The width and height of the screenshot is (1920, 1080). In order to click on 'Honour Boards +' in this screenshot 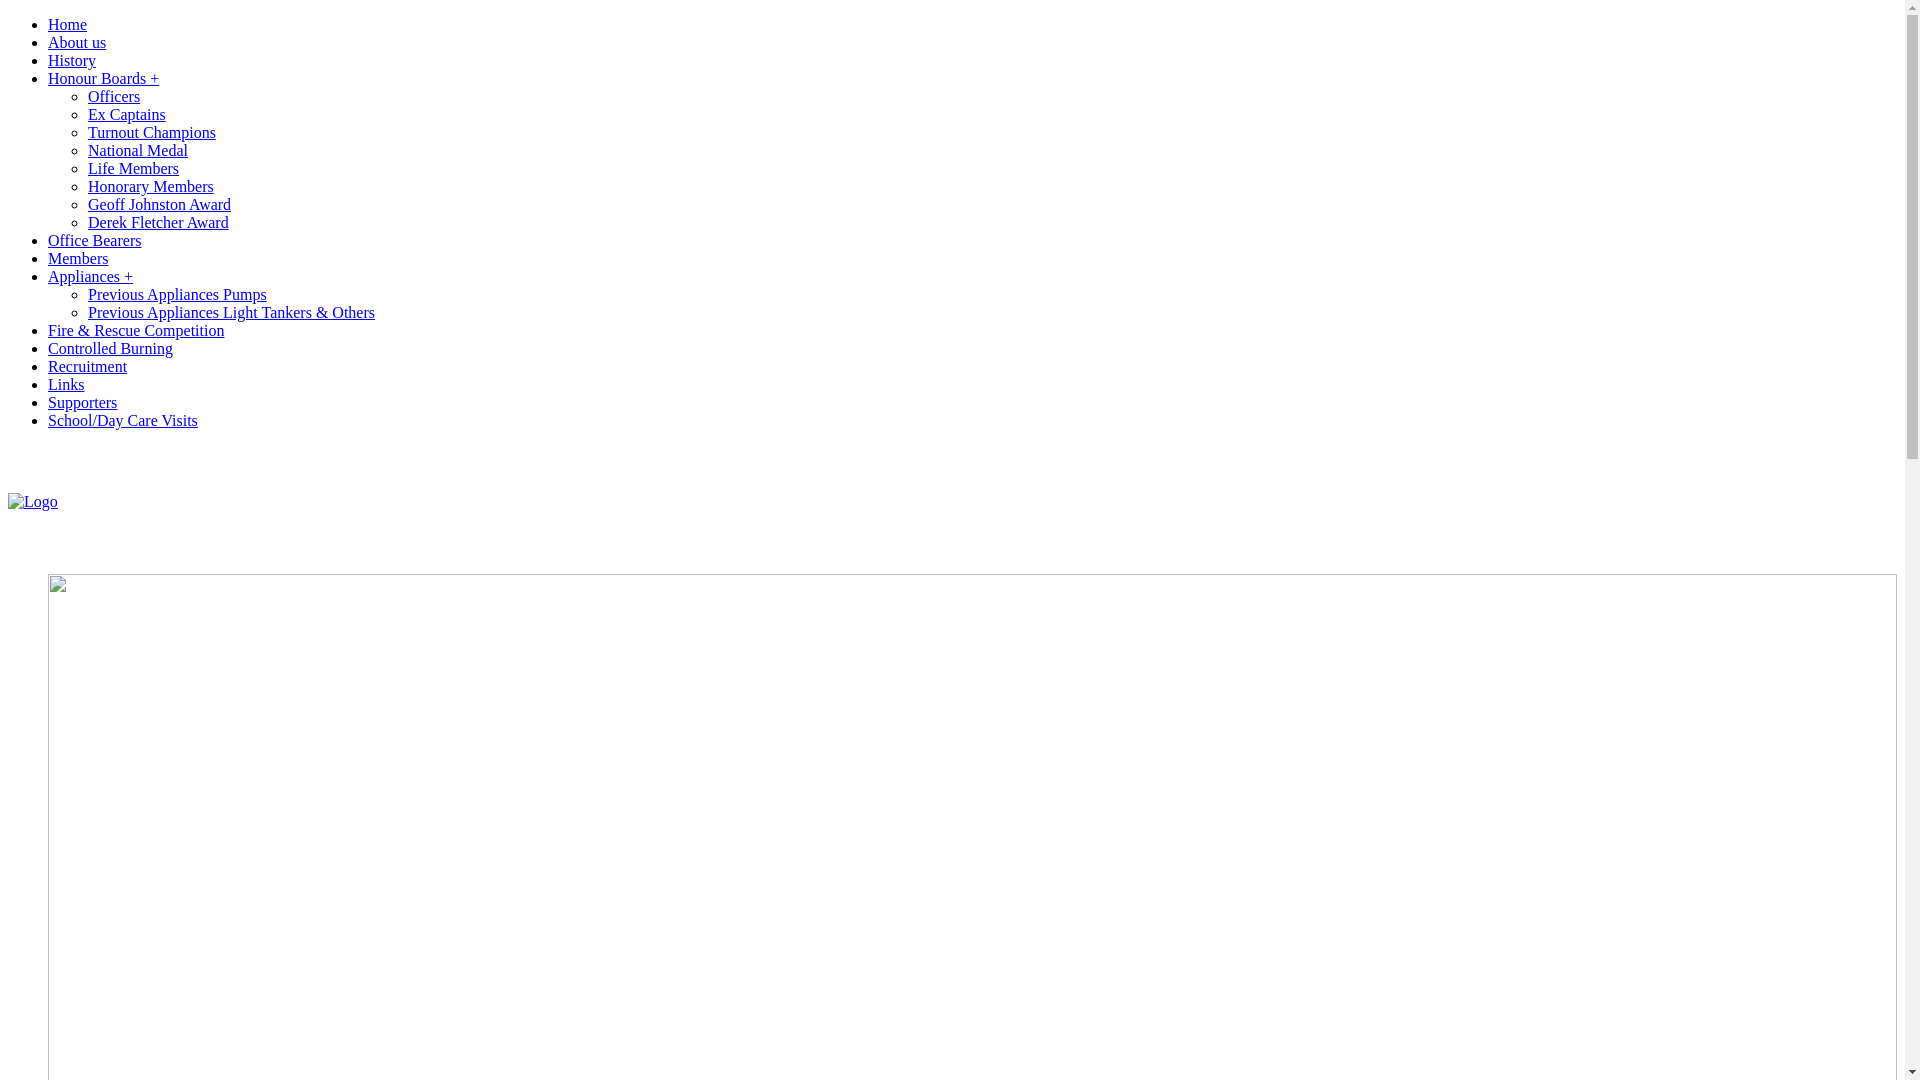, I will do `click(102, 77)`.